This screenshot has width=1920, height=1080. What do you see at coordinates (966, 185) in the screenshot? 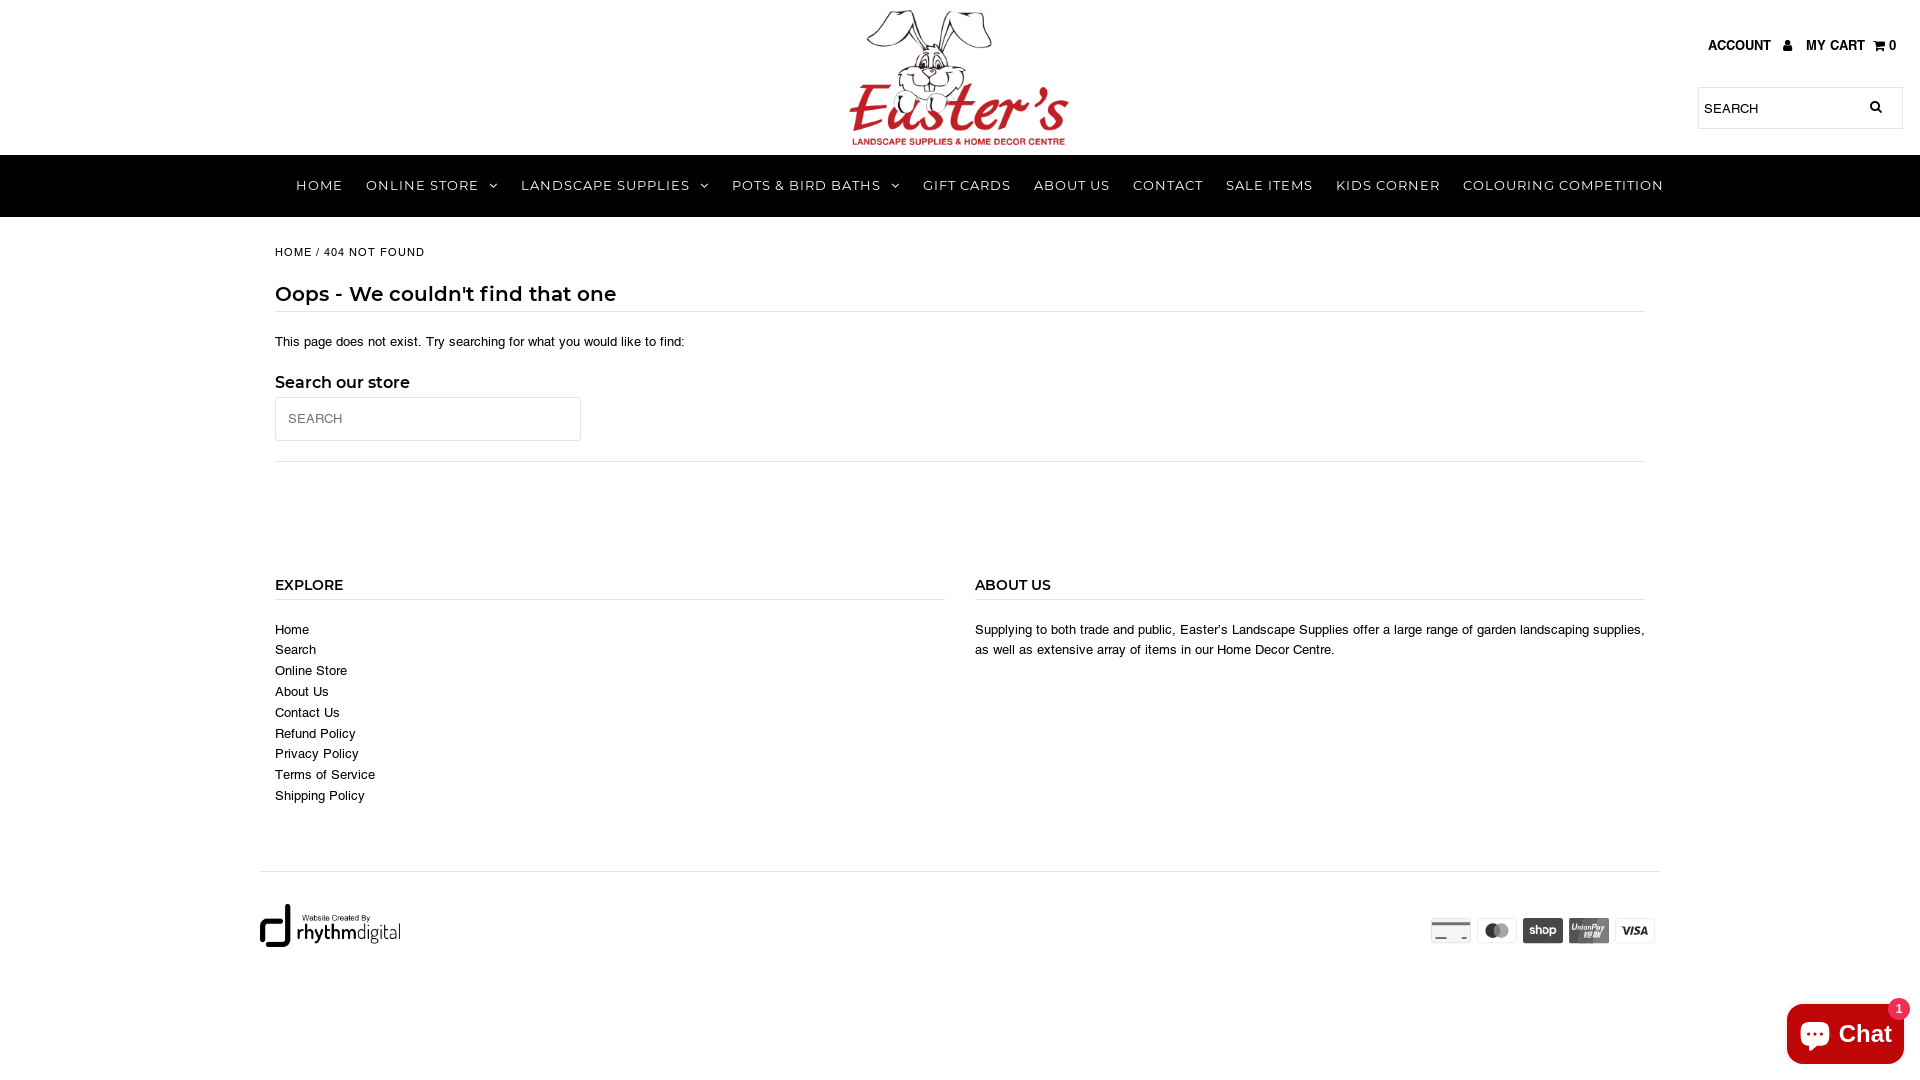
I see `'GIFT CARDS'` at bounding box center [966, 185].